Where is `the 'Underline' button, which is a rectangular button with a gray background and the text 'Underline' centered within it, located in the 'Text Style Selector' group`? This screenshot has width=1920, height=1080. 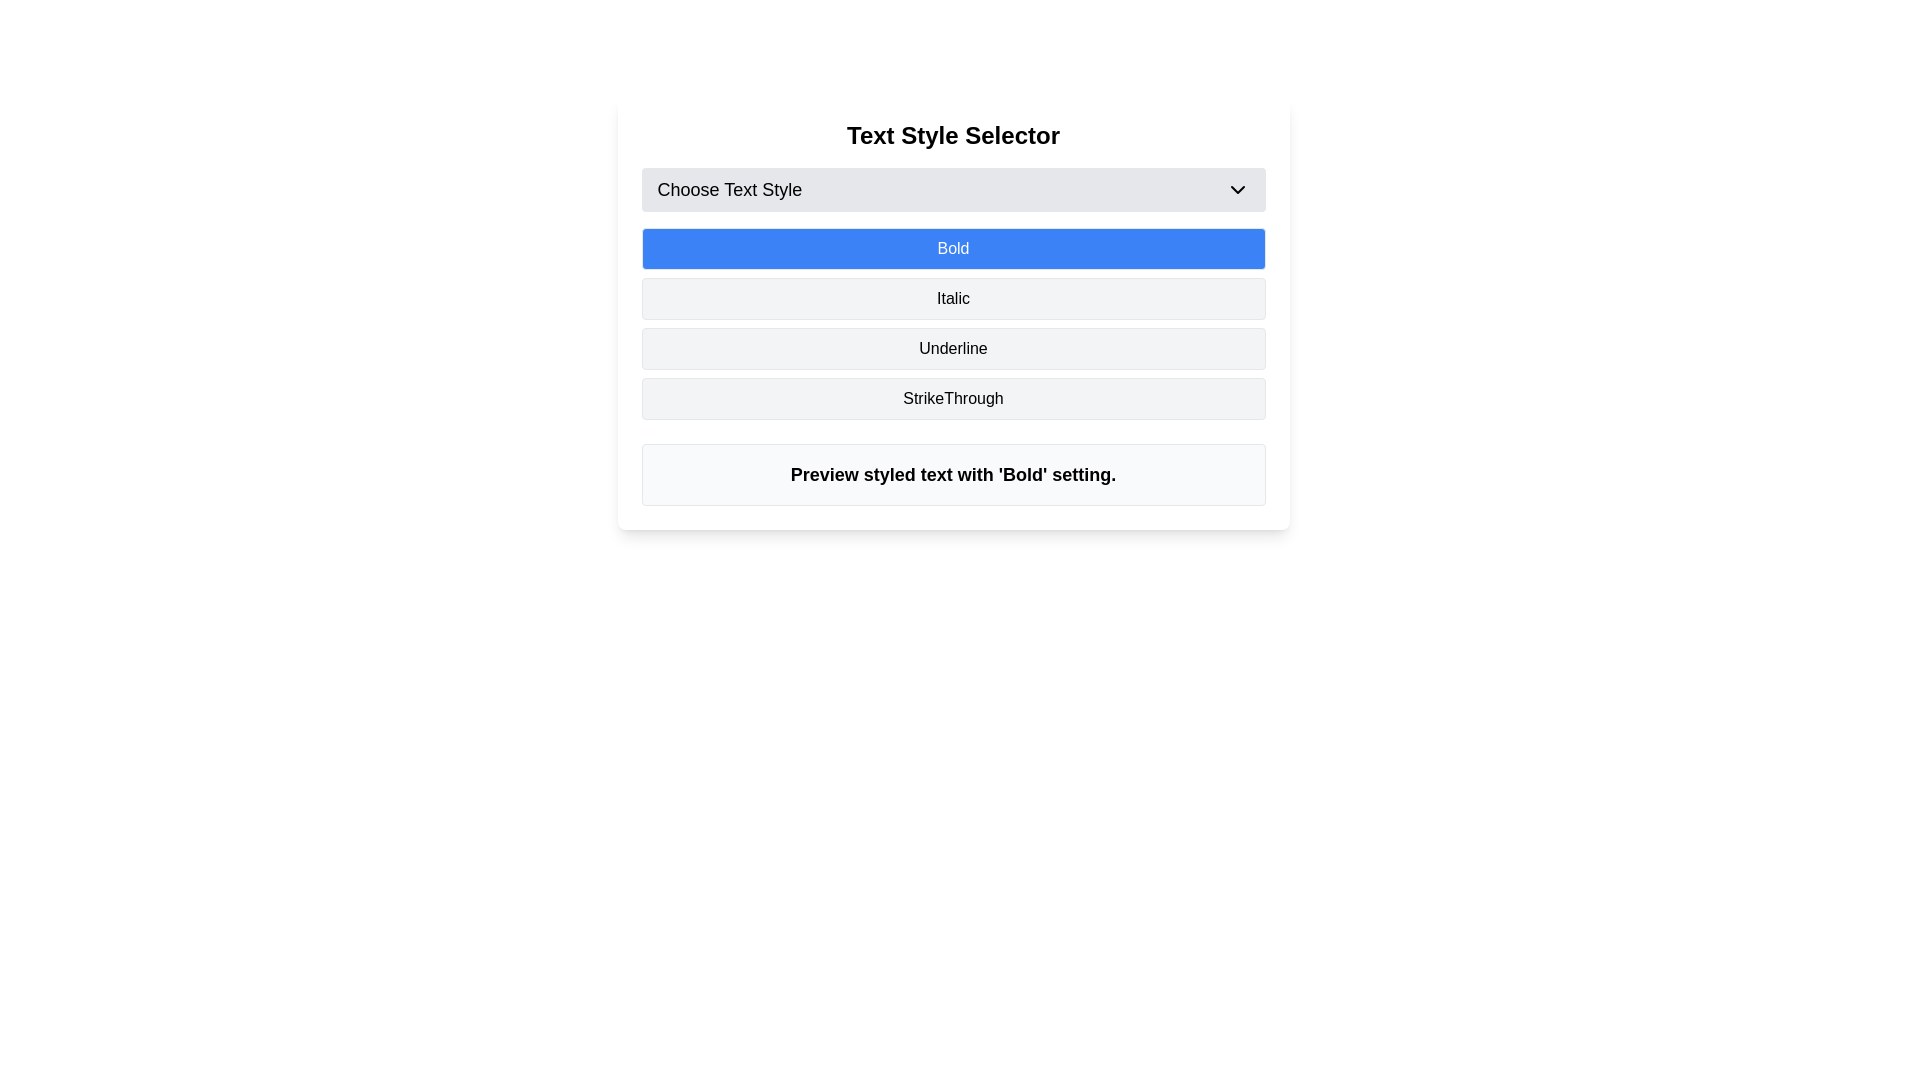
the 'Underline' button, which is a rectangular button with a gray background and the text 'Underline' centered within it, located in the 'Text Style Selector' group is located at coordinates (952, 347).